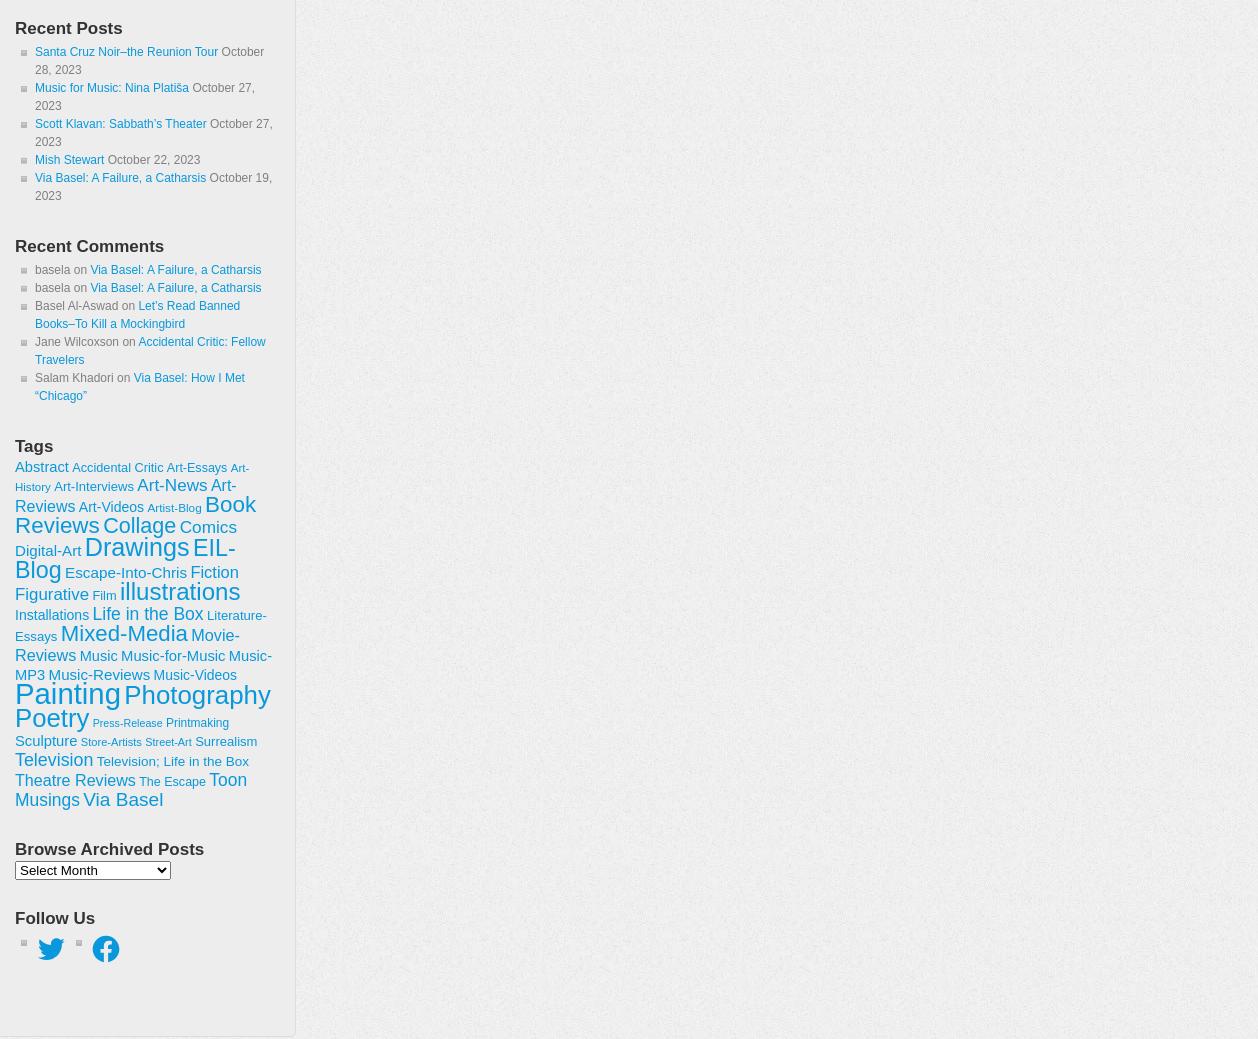  What do you see at coordinates (93, 485) in the screenshot?
I see `'Art-Interviews'` at bounding box center [93, 485].